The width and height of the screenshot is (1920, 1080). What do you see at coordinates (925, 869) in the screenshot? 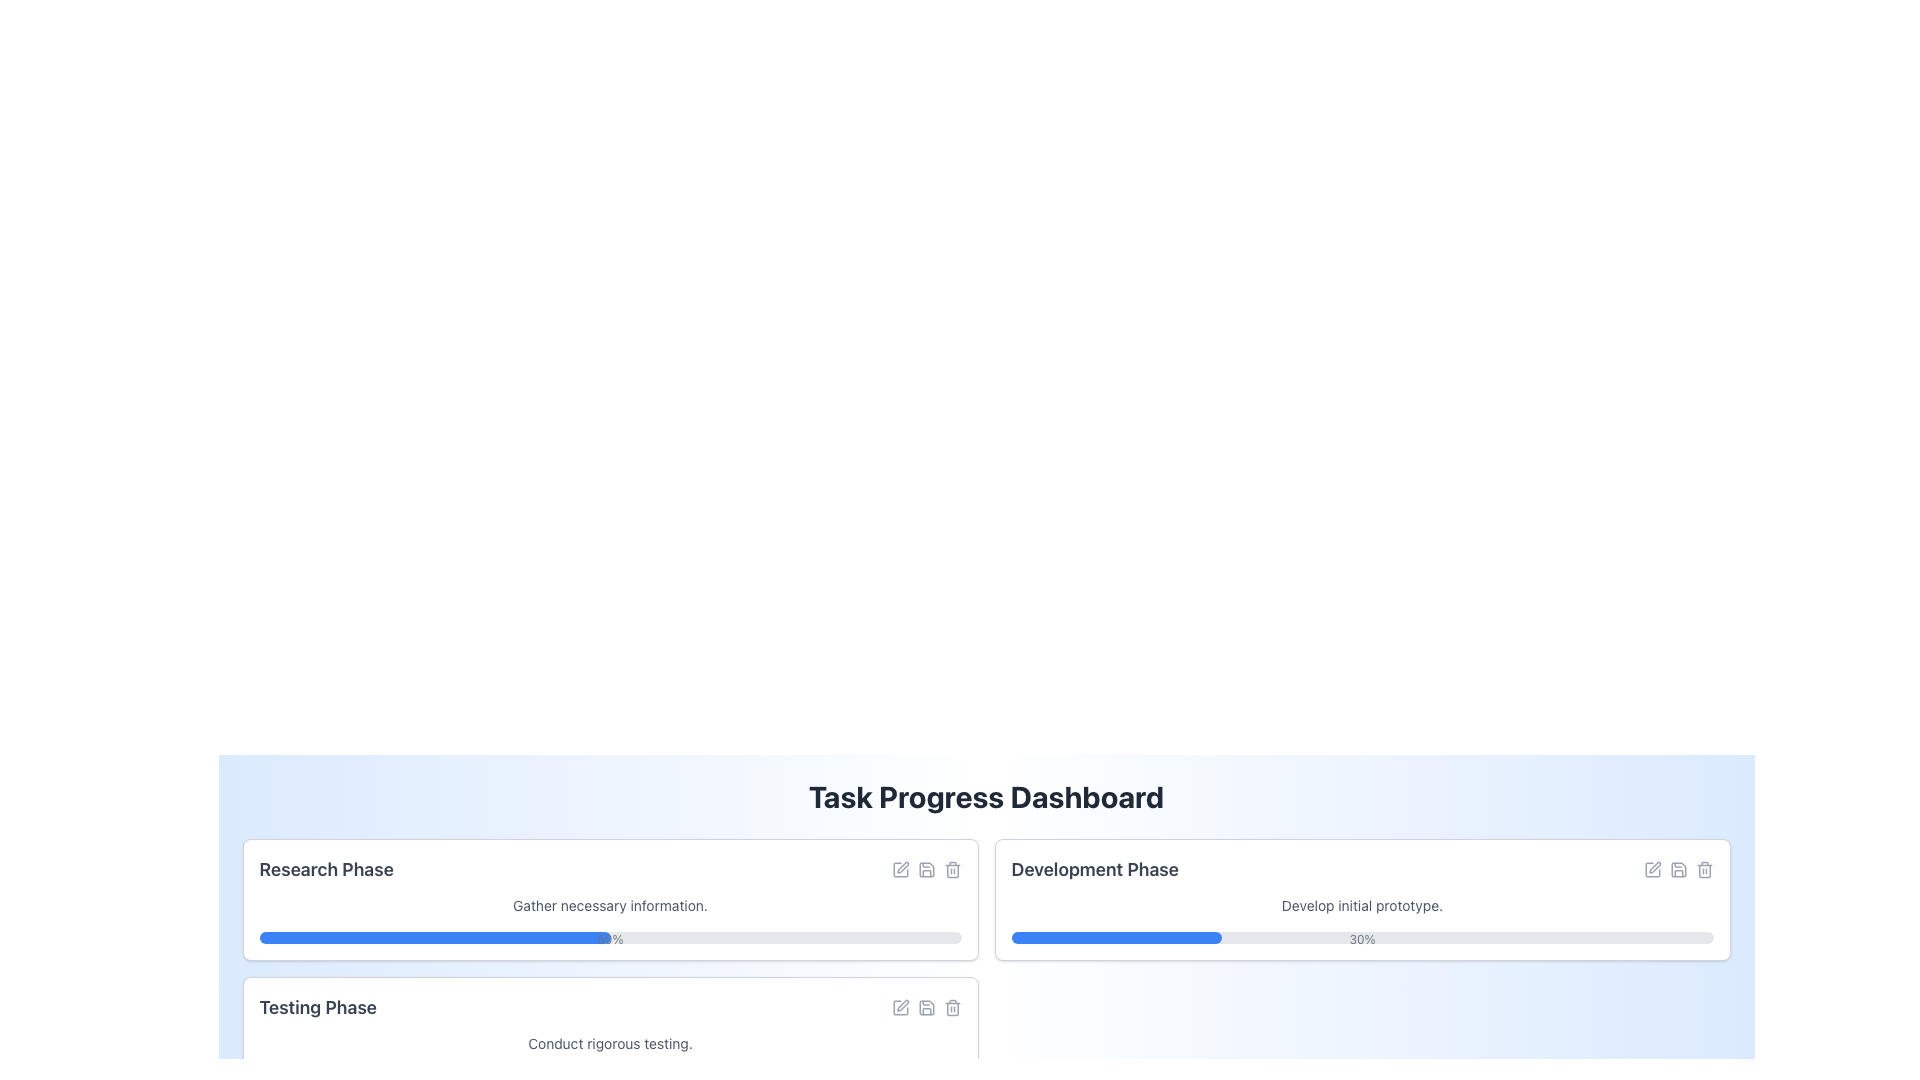
I see `the trash bin icon in the Action menu located in the upper-right corner of the 'Research Phase' card` at bounding box center [925, 869].